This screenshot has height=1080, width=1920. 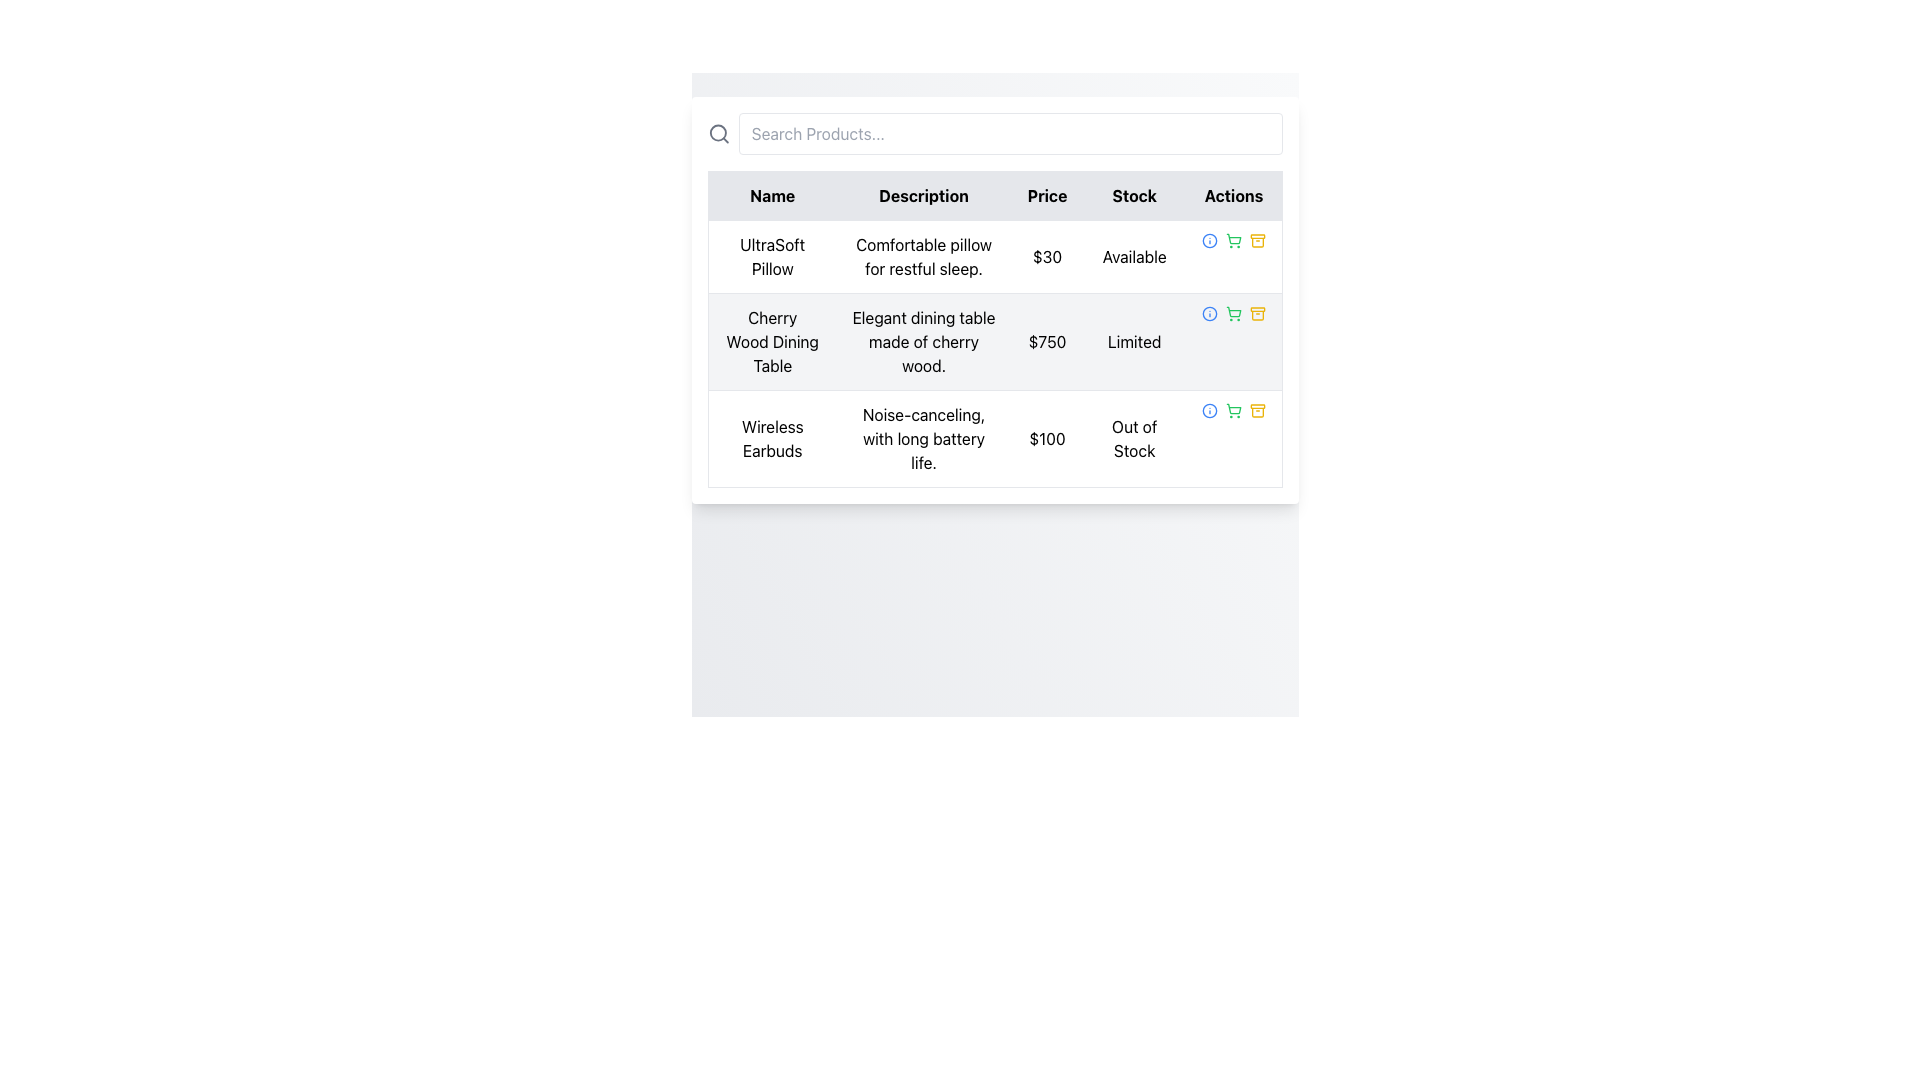 What do you see at coordinates (771, 256) in the screenshot?
I see `the Text Label displaying 'UltraSoft Pillow' in the first row of the product table under the 'Name' column` at bounding box center [771, 256].